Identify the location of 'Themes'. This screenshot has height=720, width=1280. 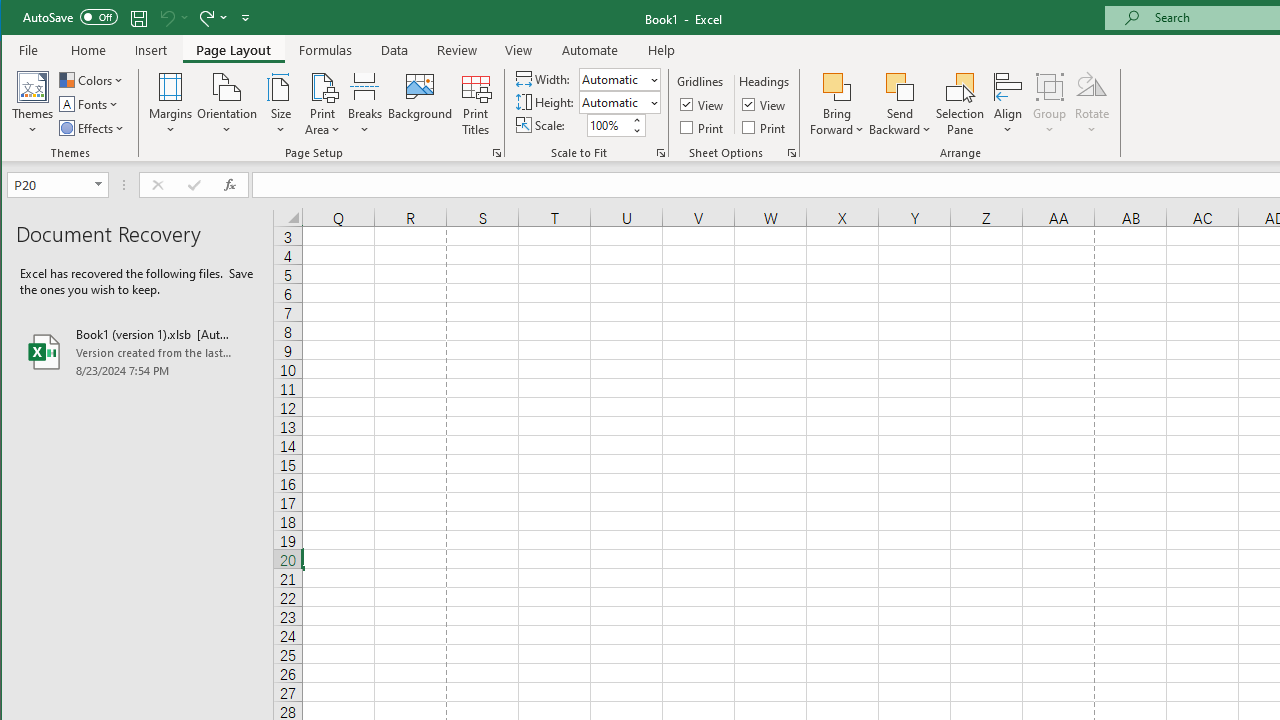
(33, 104).